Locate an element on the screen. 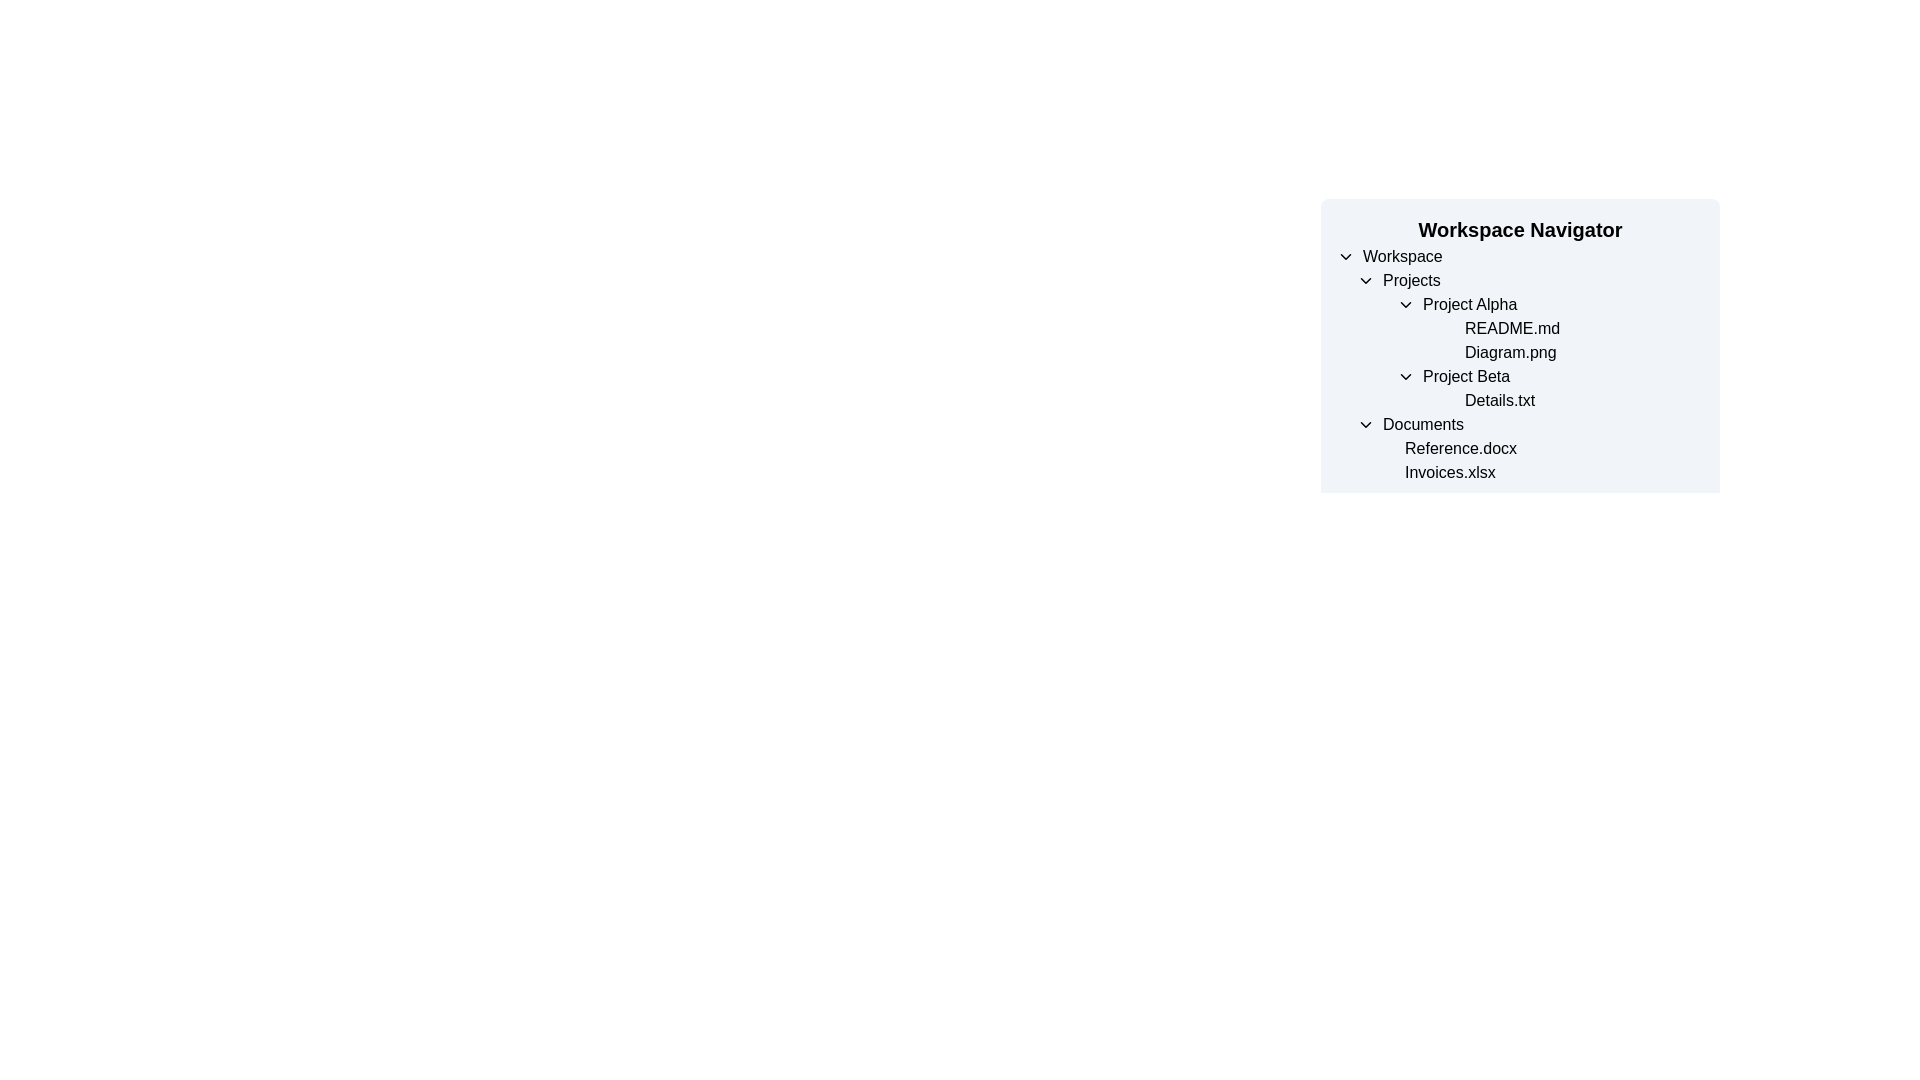 This screenshot has width=1920, height=1080. the Dropdown Toggle Indicator (Chevron Icon) located to the left of the 'Workspace' text label is located at coordinates (1345, 256).